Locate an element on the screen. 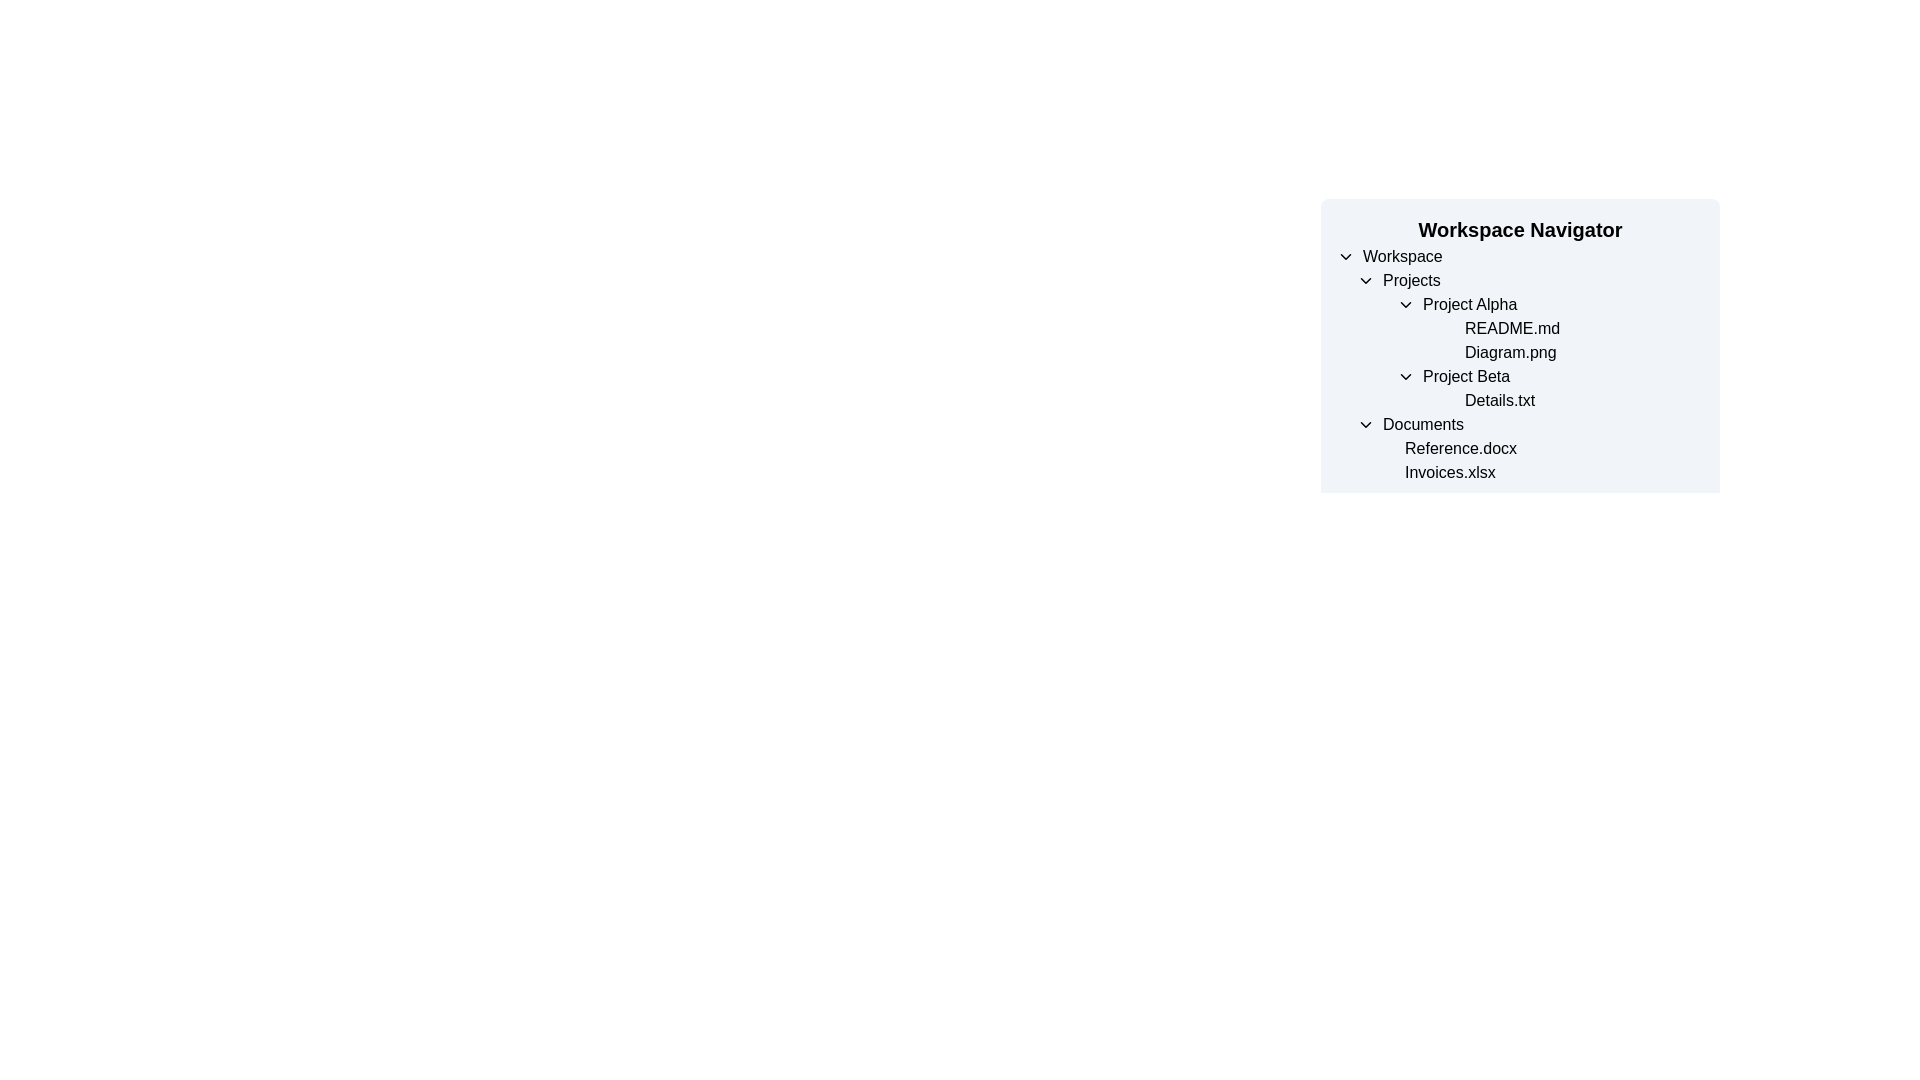 This screenshot has width=1920, height=1080. the Dropdown Toggle Indicator (Chevron Icon) located to the left of the 'Workspace' text label is located at coordinates (1345, 256).